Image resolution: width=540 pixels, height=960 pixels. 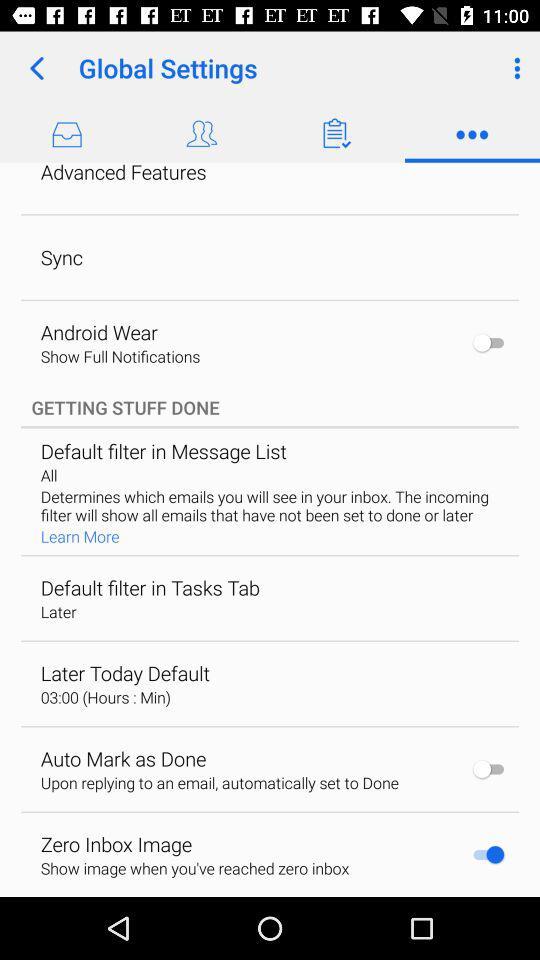 What do you see at coordinates (36, 68) in the screenshot?
I see `the item next to the global settings icon` at bounding box center [36, 68].